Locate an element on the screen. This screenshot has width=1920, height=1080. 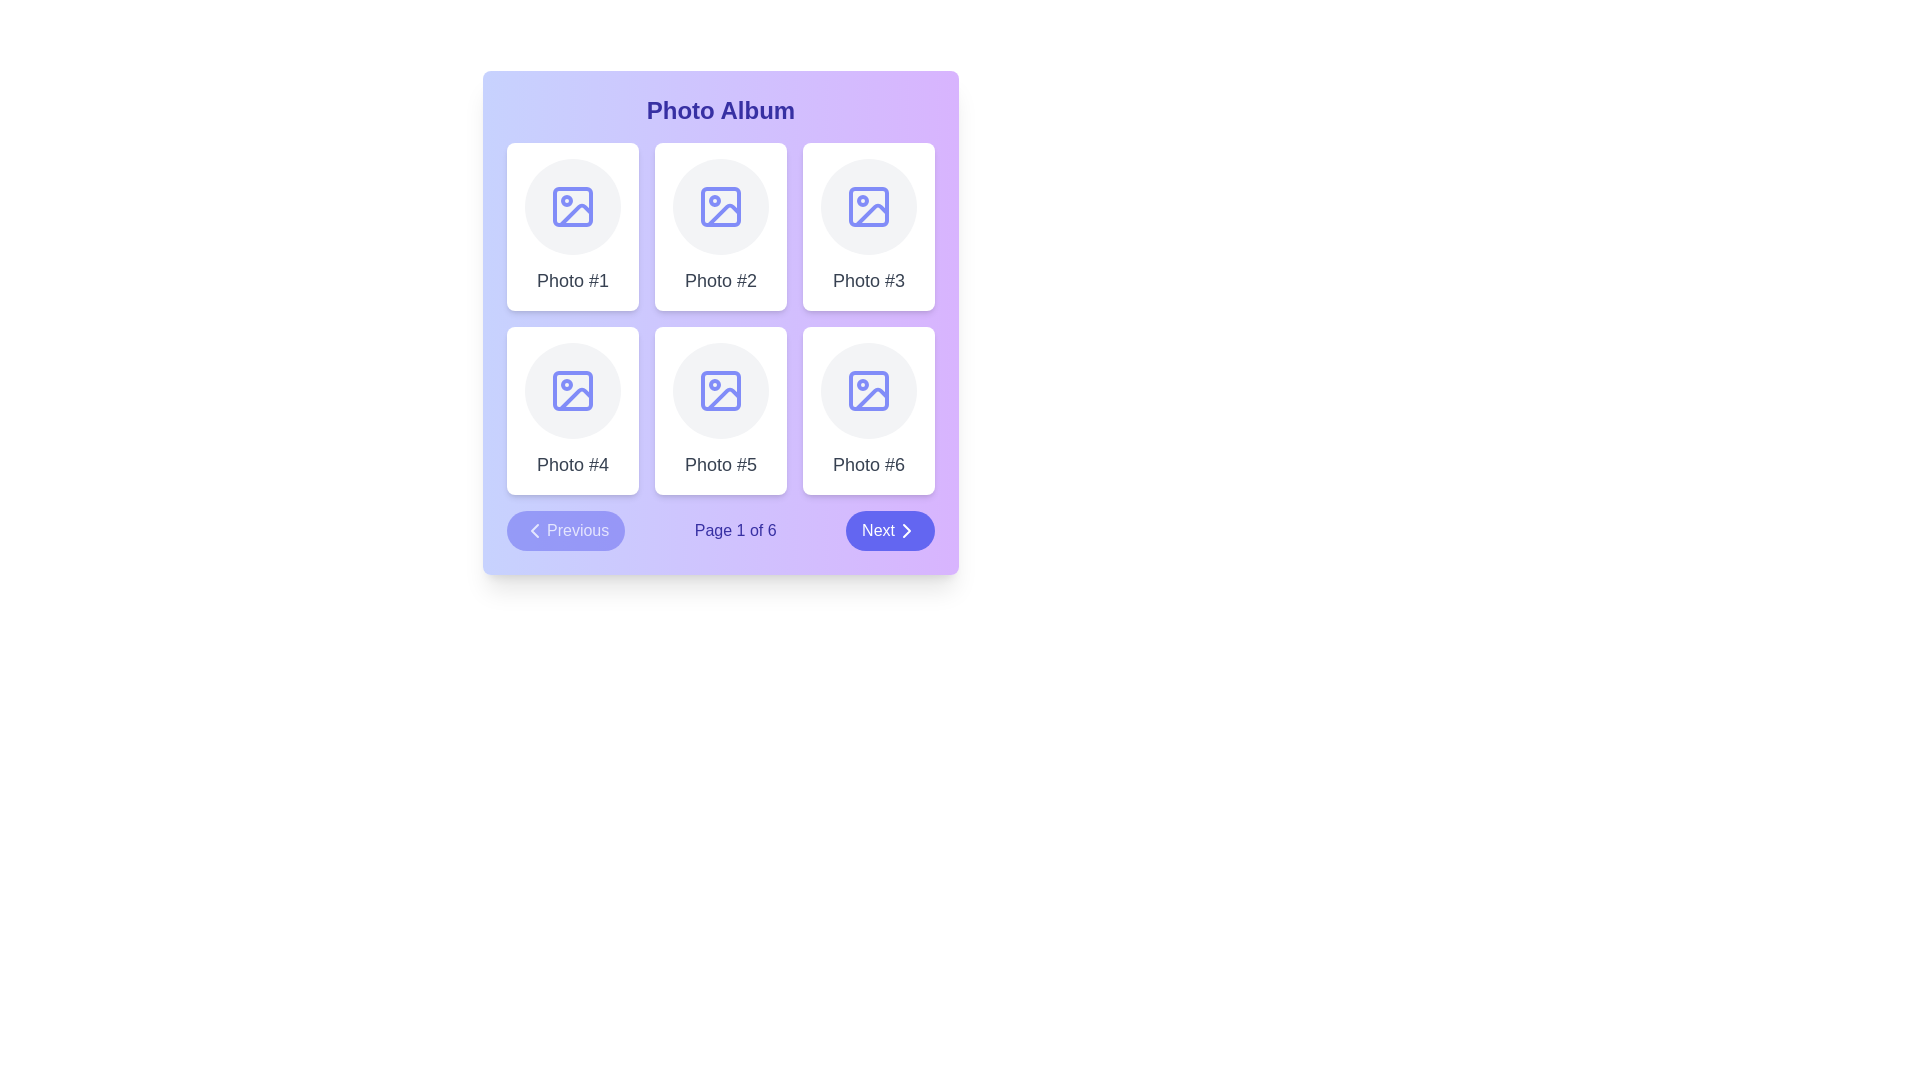
the first card in the photo album interface, which has a white background, rounded corners, and contains a circular gray area with an indigo icon and the label 'Photo #1' is located at coordinates (571, 226).